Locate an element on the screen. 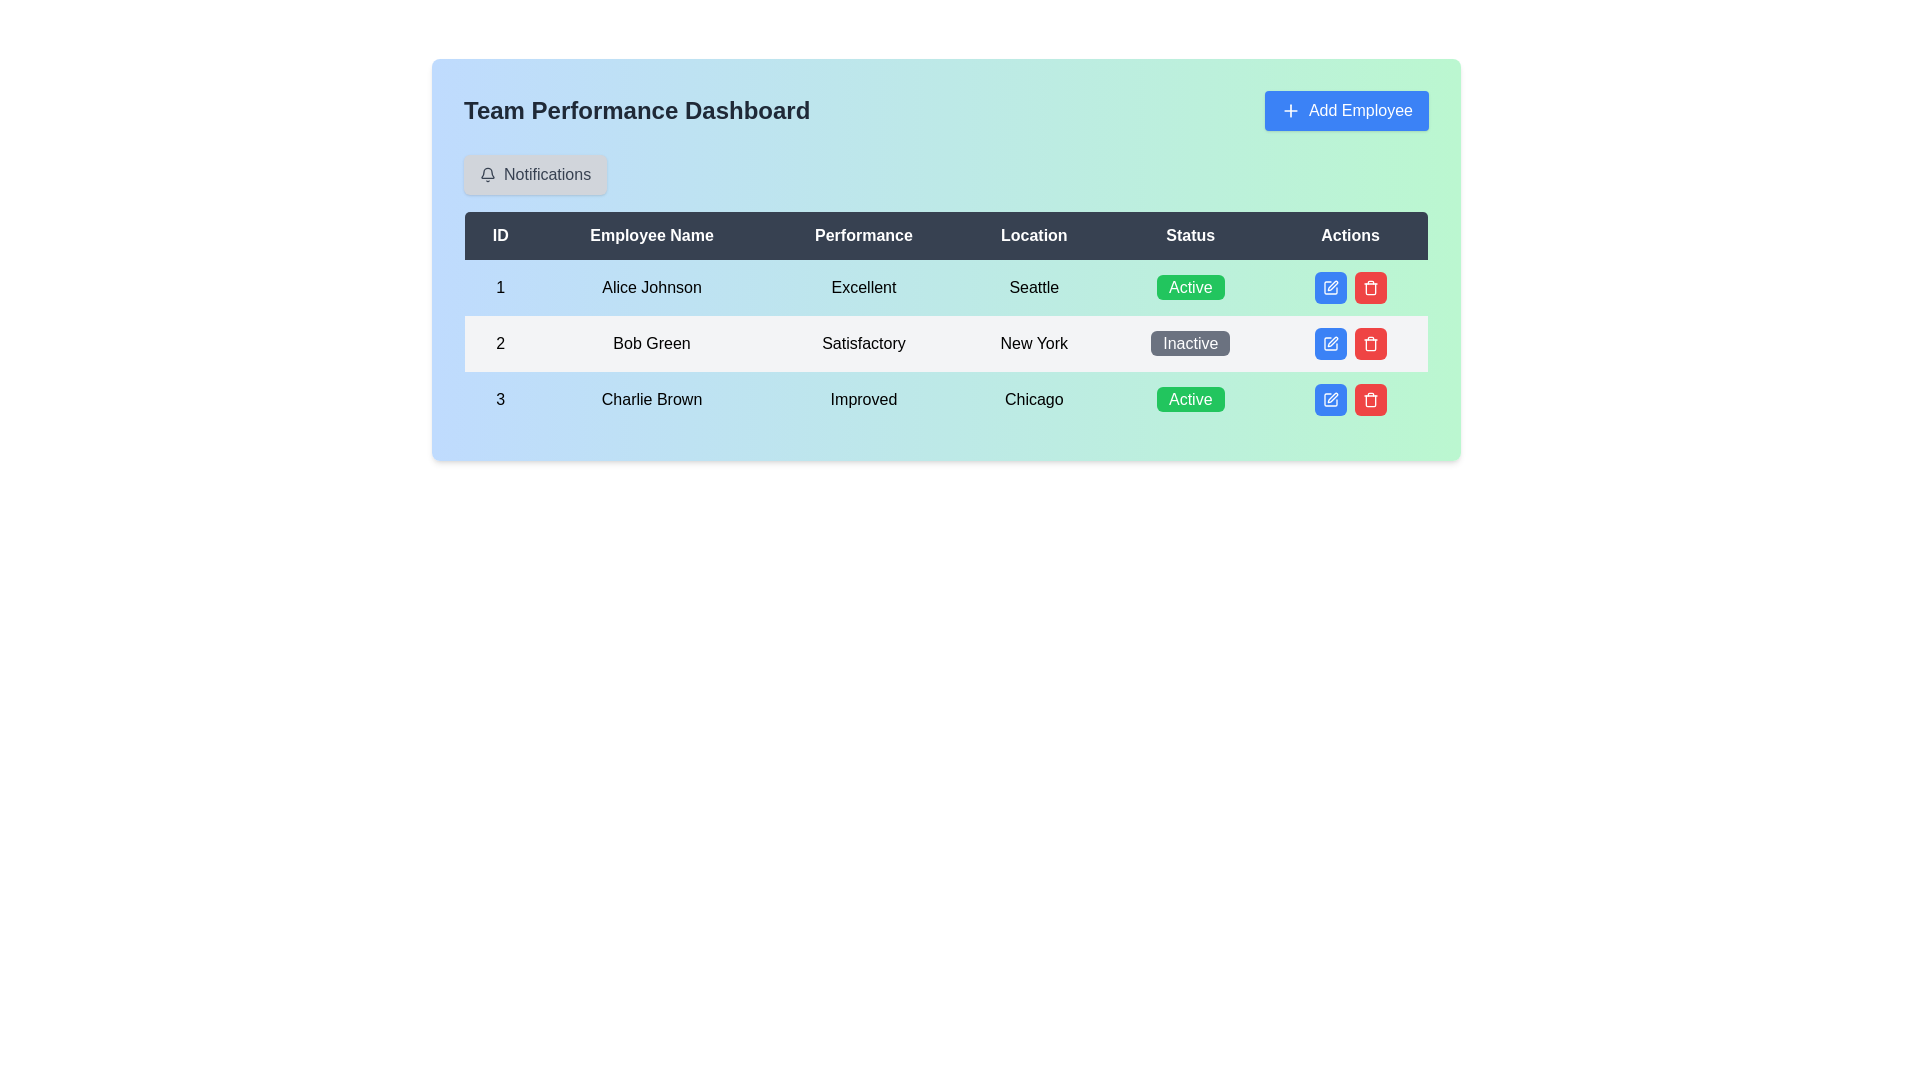  the red trash icon button with a white trash can symbol located in the 'Actions' column of the second row in the data table is located at coordinates (1369, 342).